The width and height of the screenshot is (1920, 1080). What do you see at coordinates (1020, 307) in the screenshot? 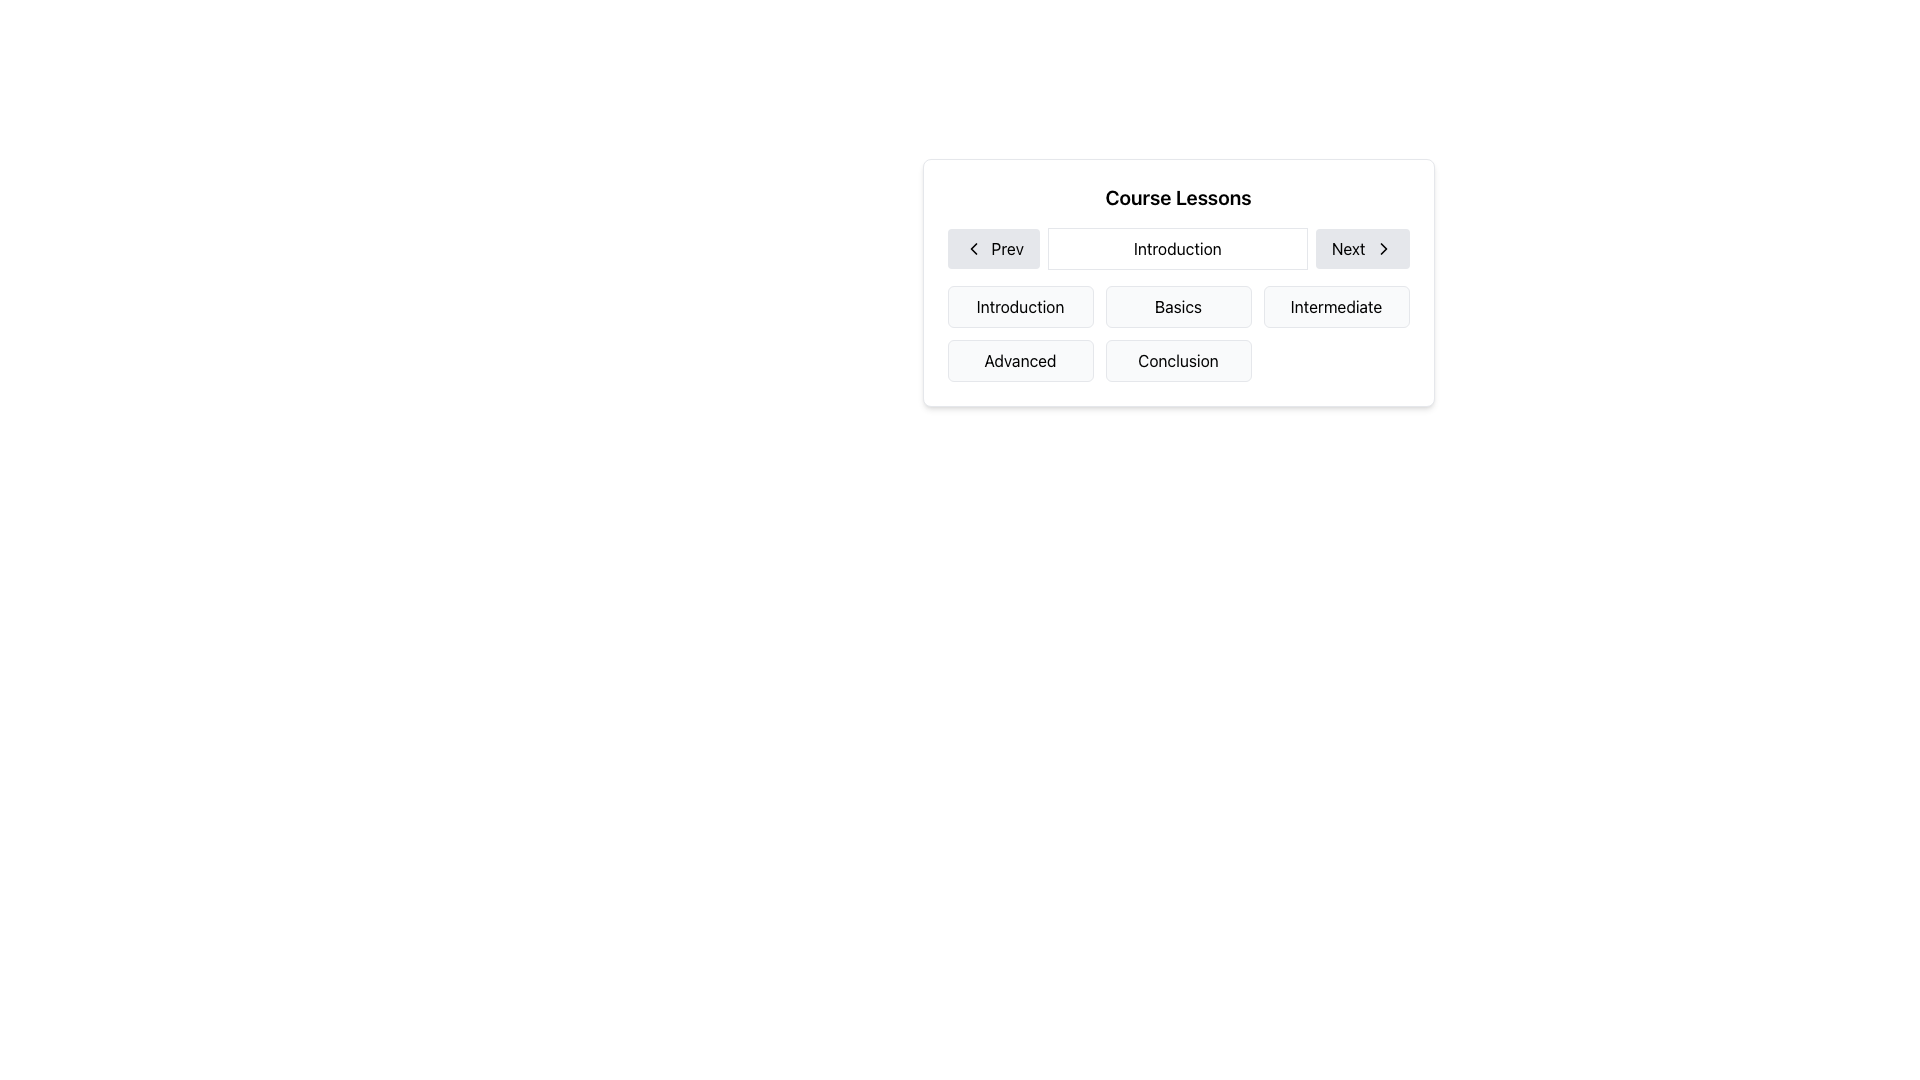
I see `the 'Introduction' button in the lesson navigation interface to observe the background color change` at bounding box center [1020, 307].